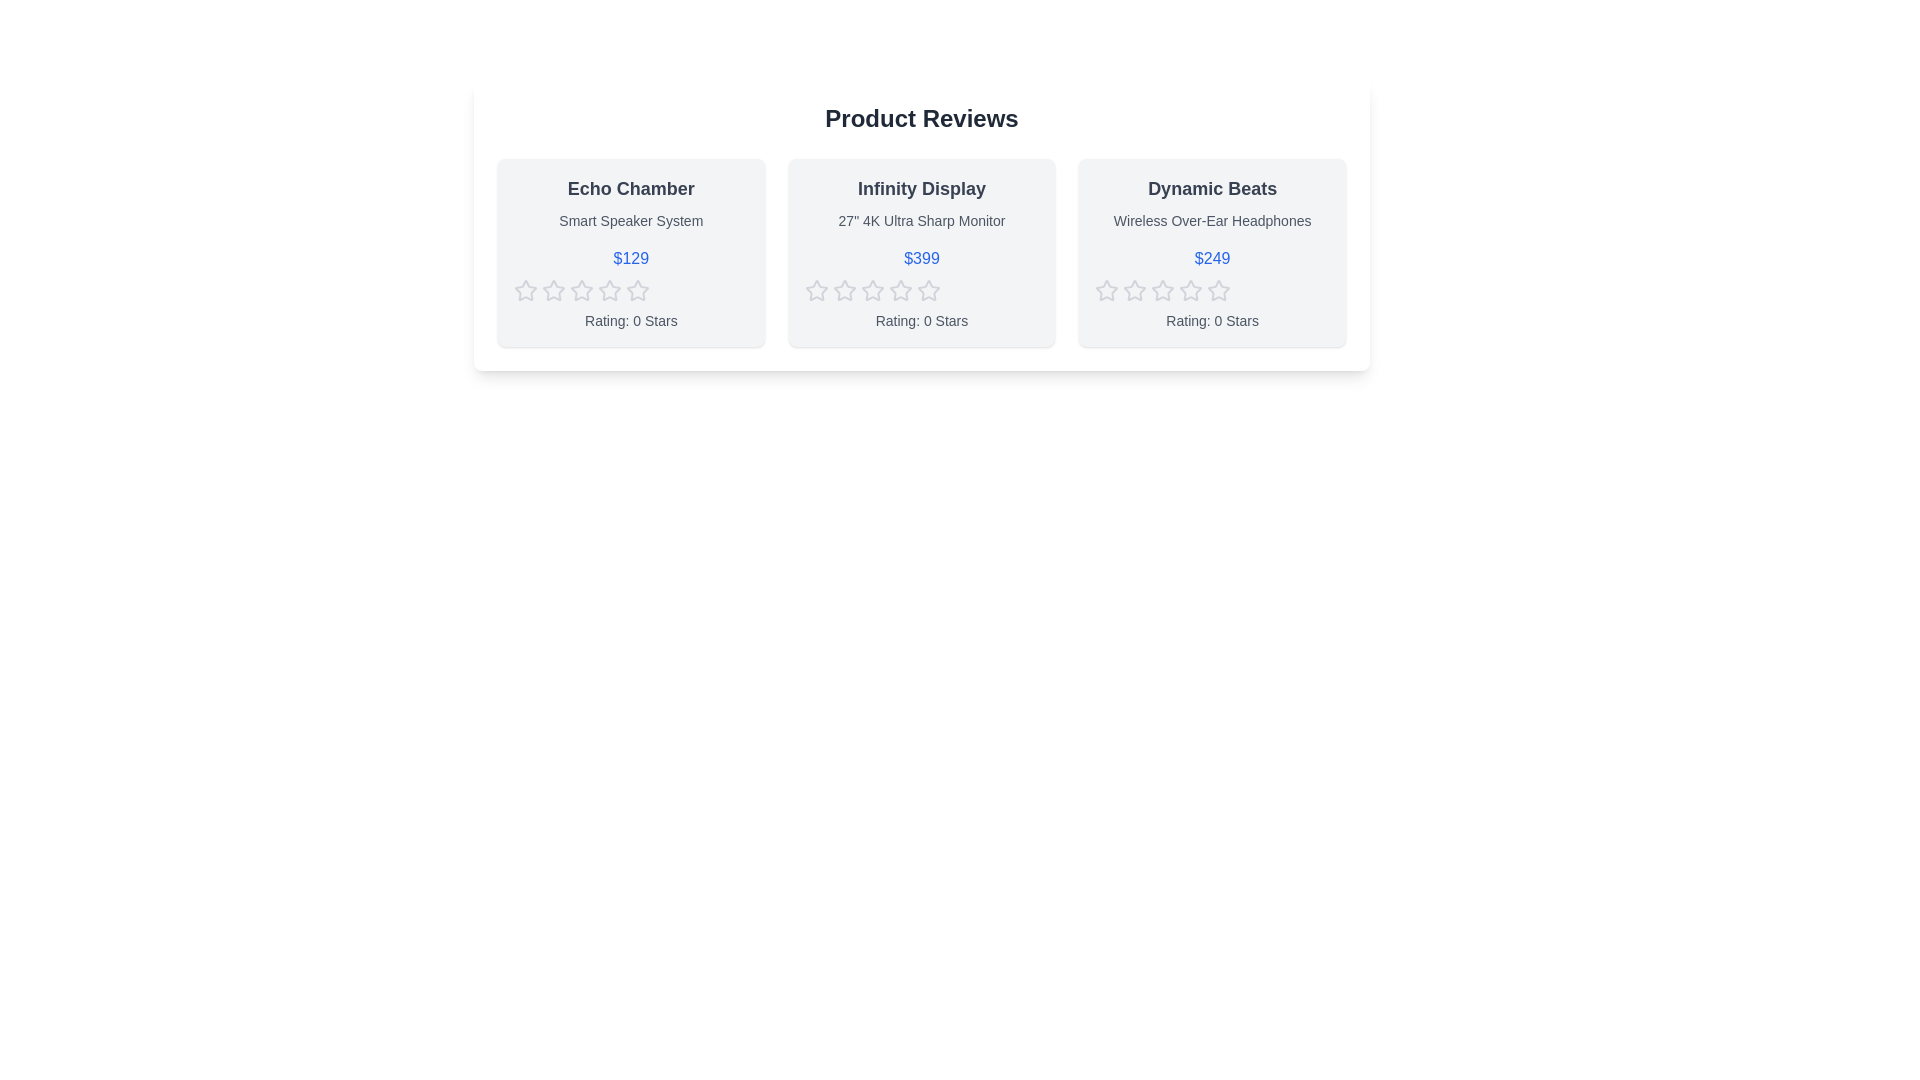 Image resolution: width=1920 pixels, height=1080 pixels. What do you see at coordinates (1211, 319) in the screenshot?
I see `the text label displaying 'Rating: 0 Stars' located beneath the star icons and price tag of '$249' for the 'Dynamic Beats Wireless Over-Ear Headphones'` at bounding box center [1211, 319].